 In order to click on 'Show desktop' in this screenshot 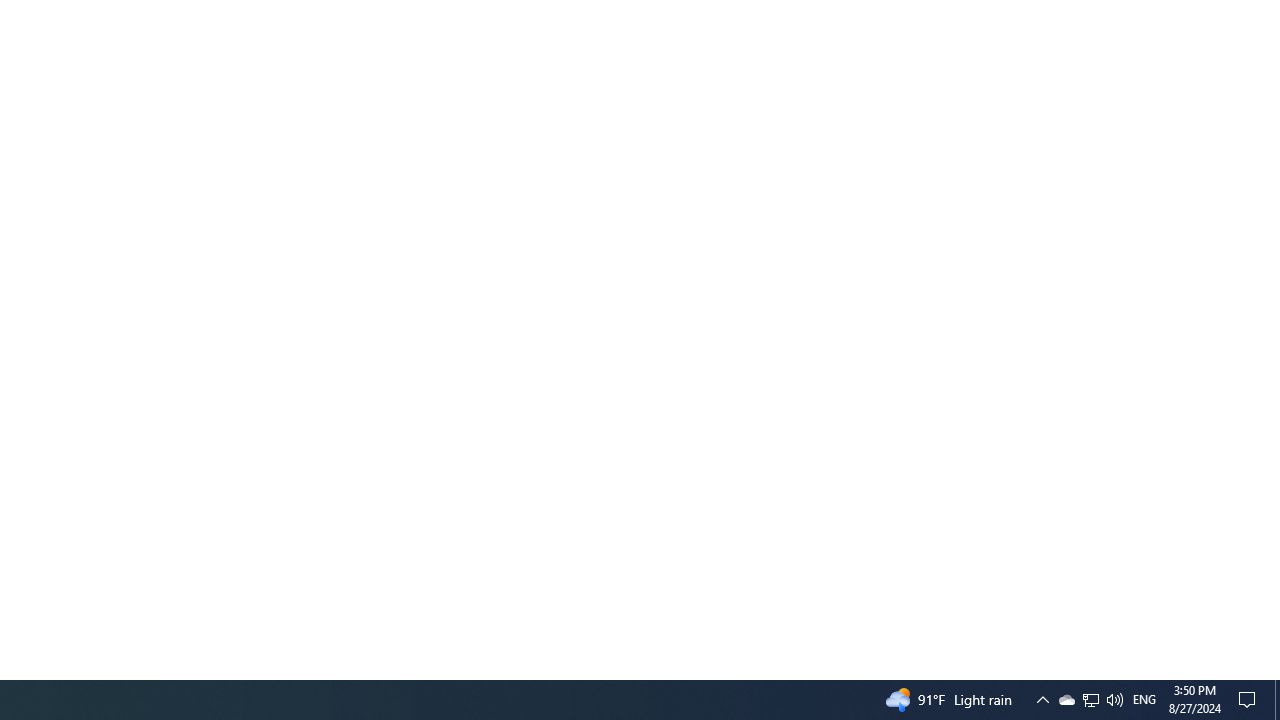, I will do `click(1276, 698)`.